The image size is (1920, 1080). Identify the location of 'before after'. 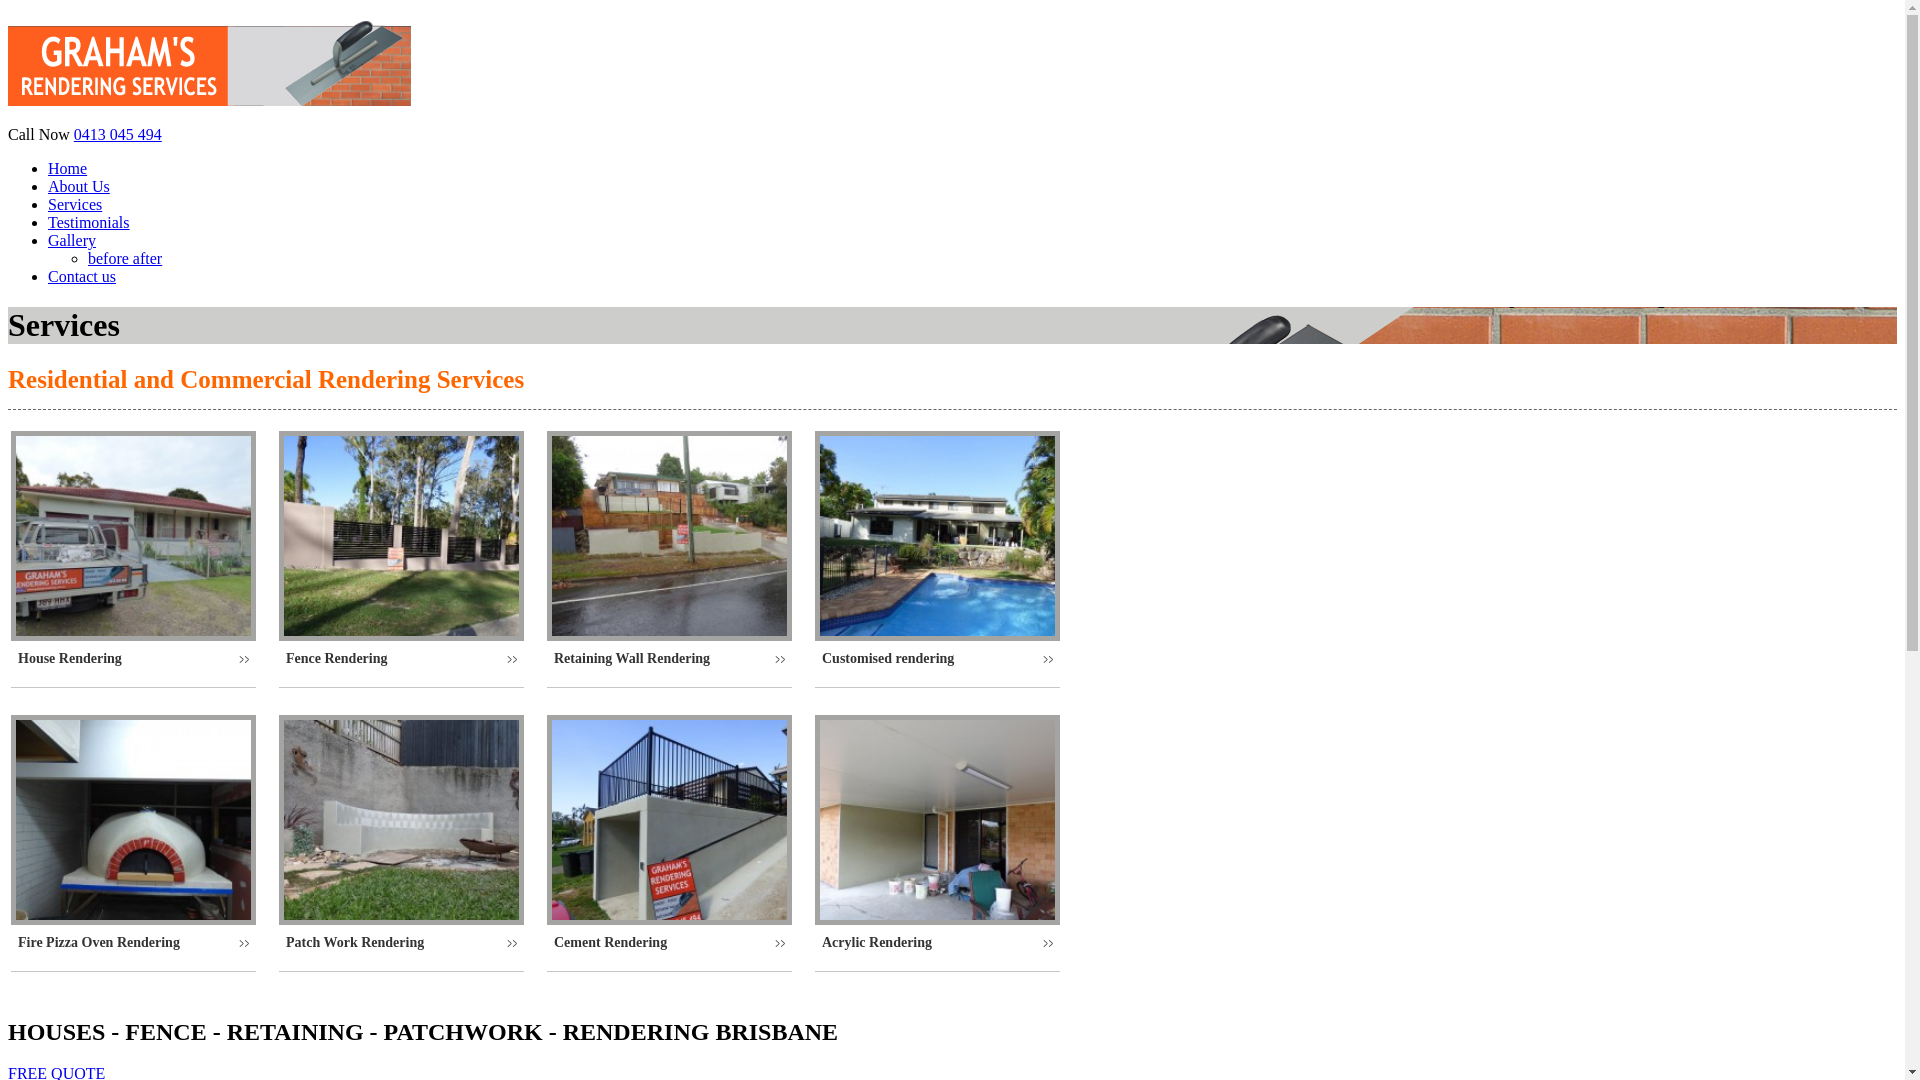
(86, 257).